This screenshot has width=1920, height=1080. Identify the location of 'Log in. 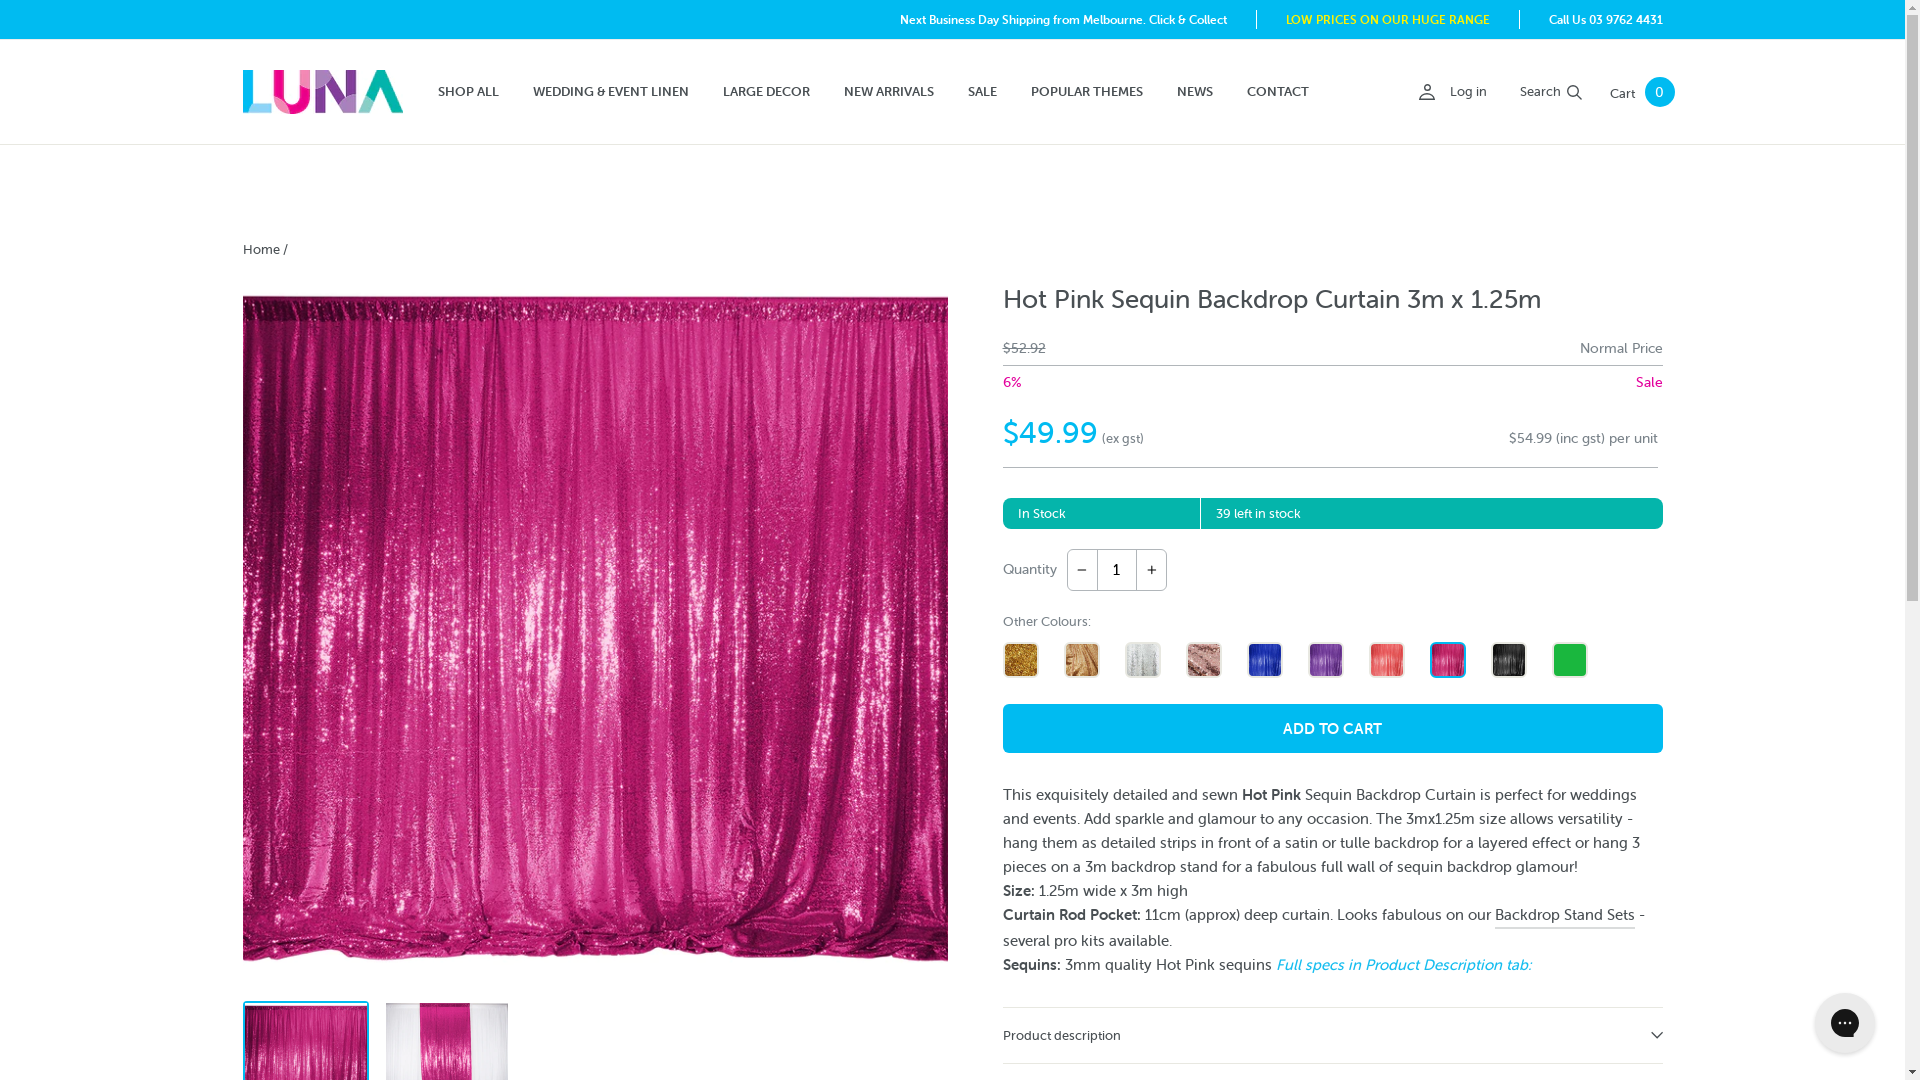
(1450, 92).